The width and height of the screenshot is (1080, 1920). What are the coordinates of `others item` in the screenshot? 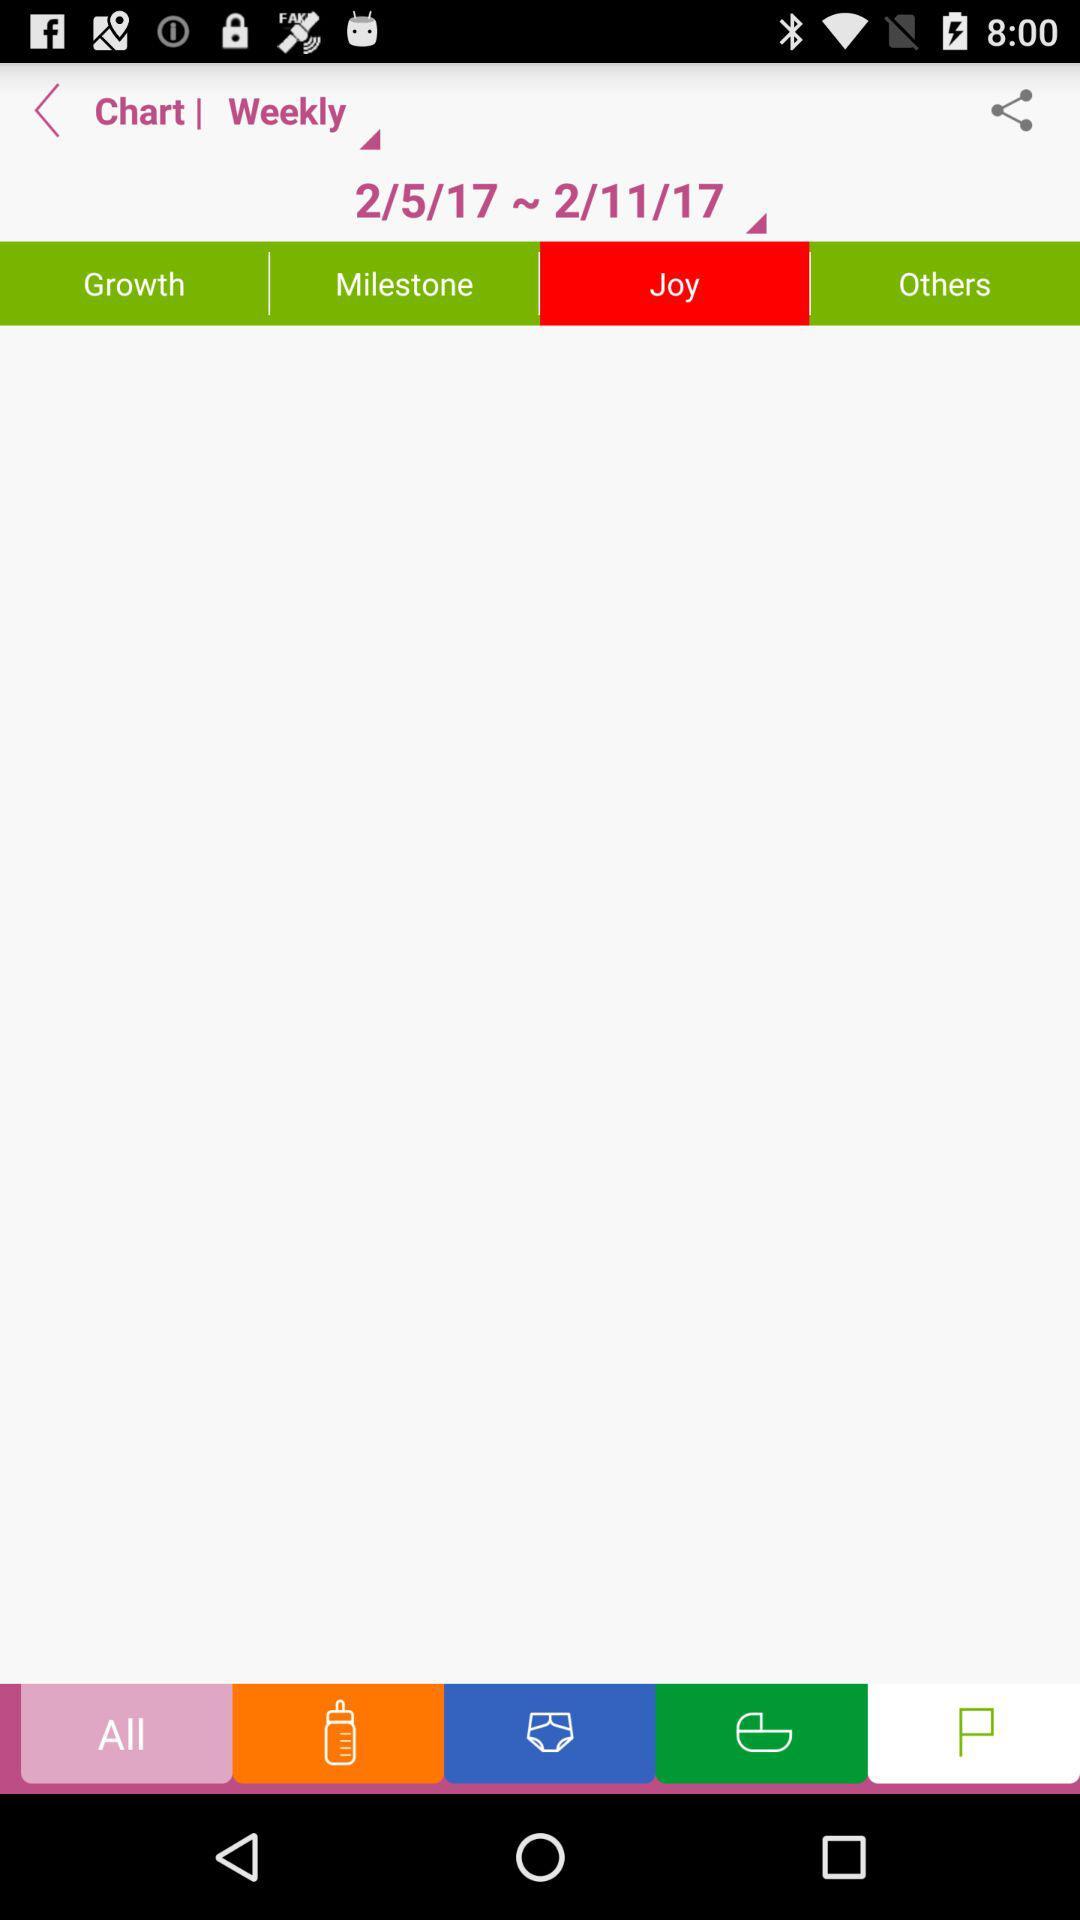 It's located at (945, 282).